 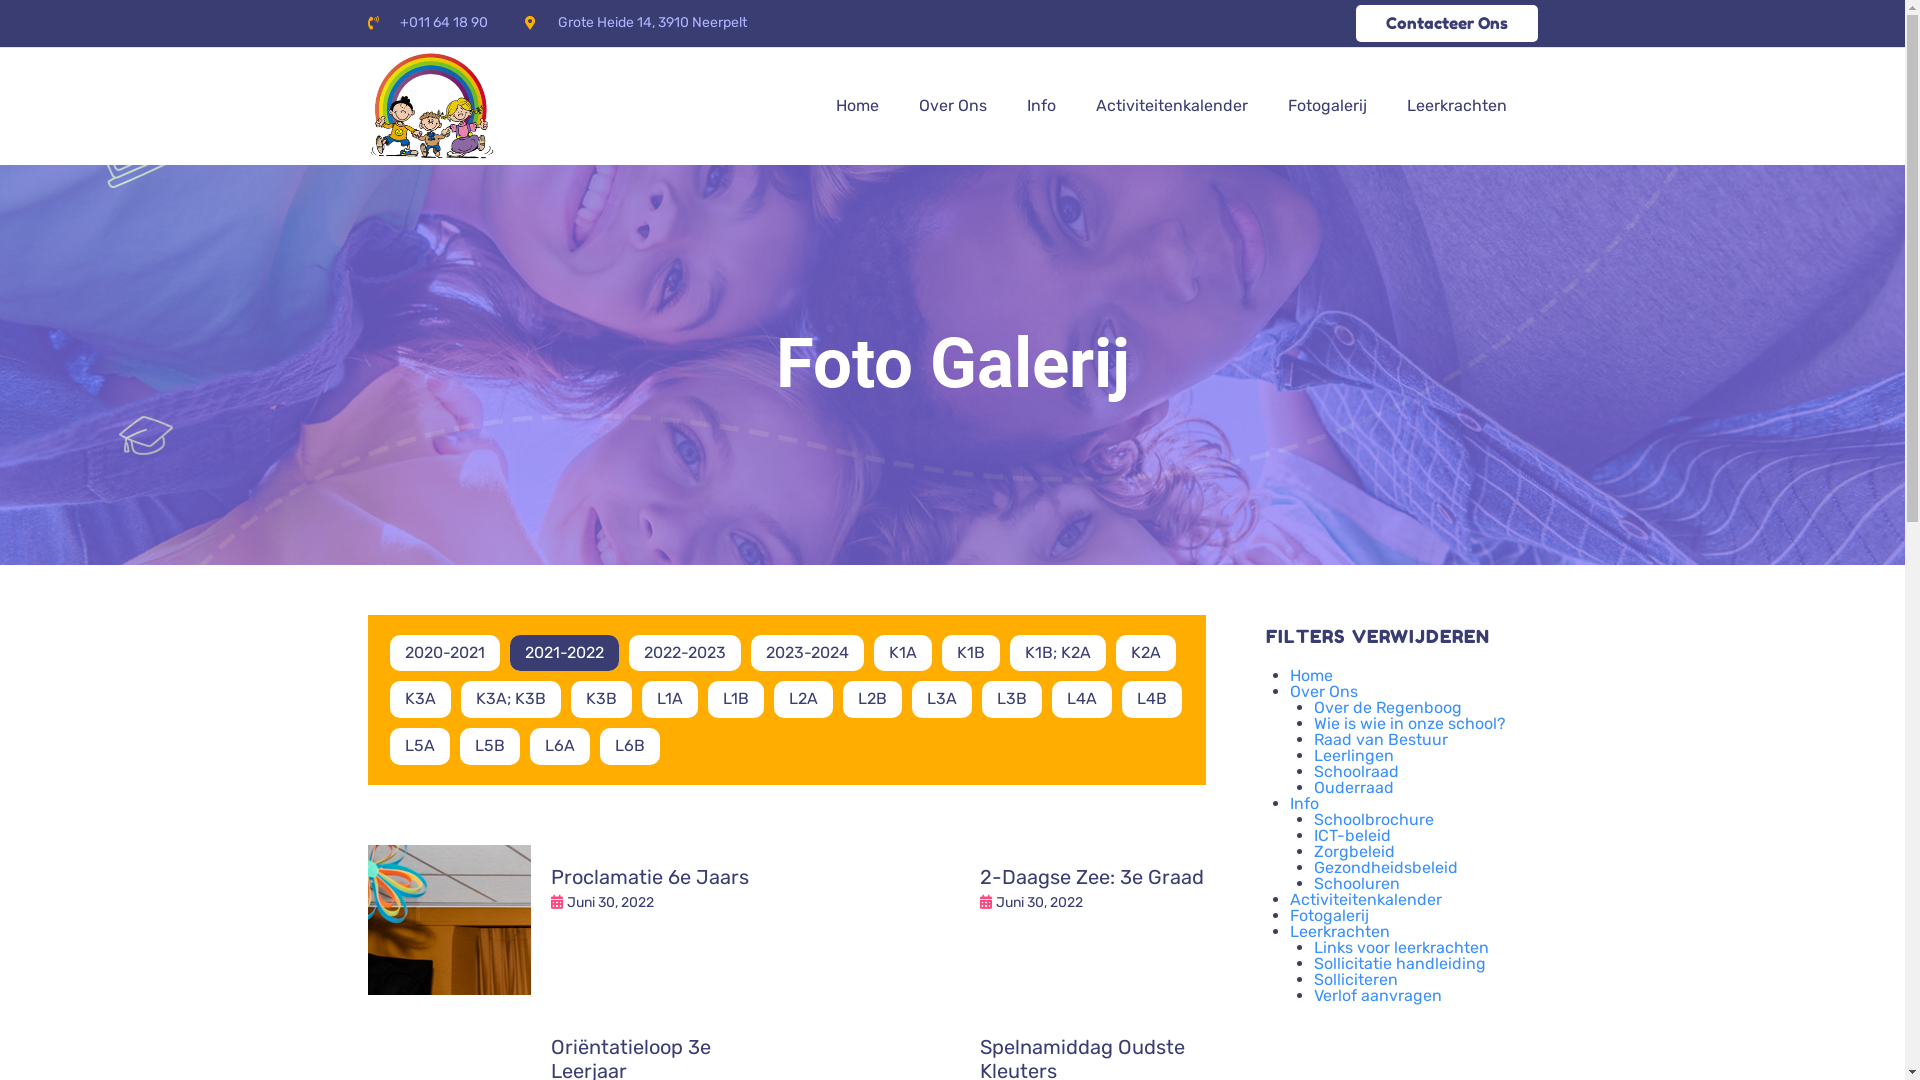 What do you see at coordinates (1376, 995) in the screenshot?
I see `'Verlof aanvragen'` at bounding box center [1376, 995].